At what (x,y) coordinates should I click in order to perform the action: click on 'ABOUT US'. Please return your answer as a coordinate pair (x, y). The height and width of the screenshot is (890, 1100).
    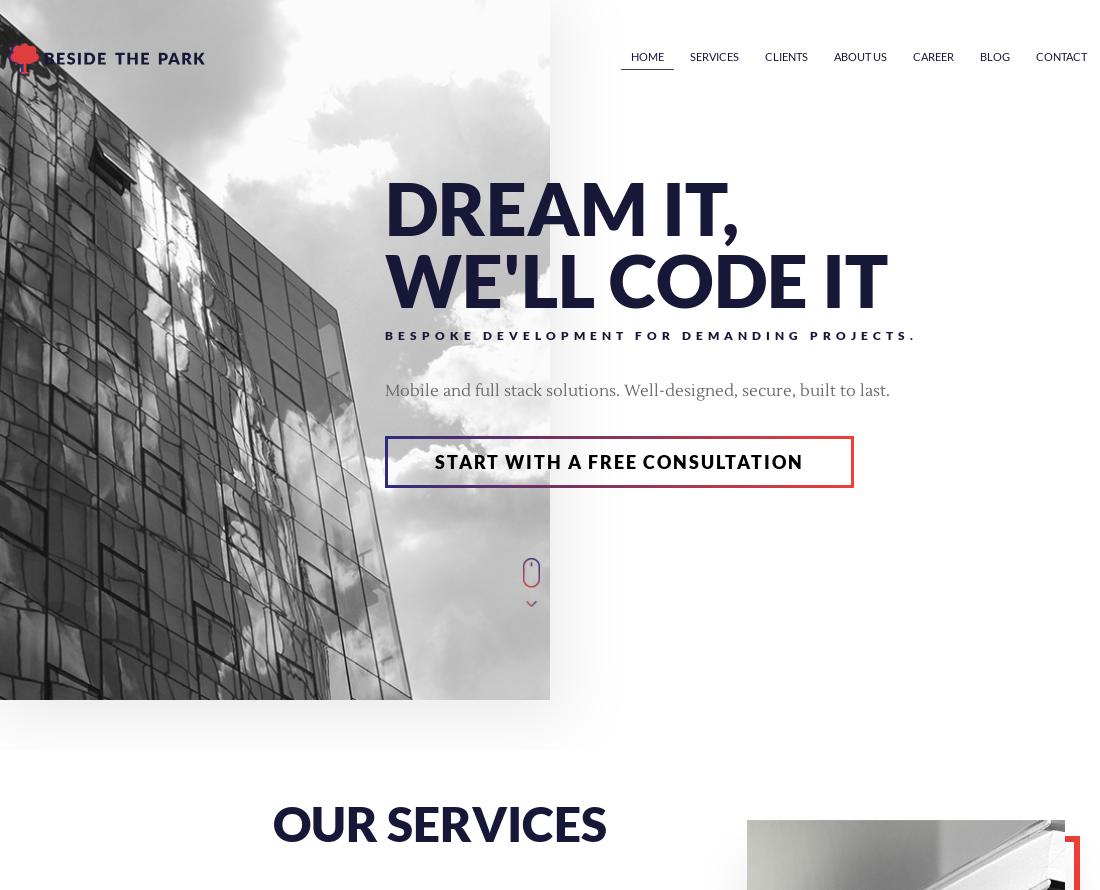
    Looking at the image, I should click on (859, 56).